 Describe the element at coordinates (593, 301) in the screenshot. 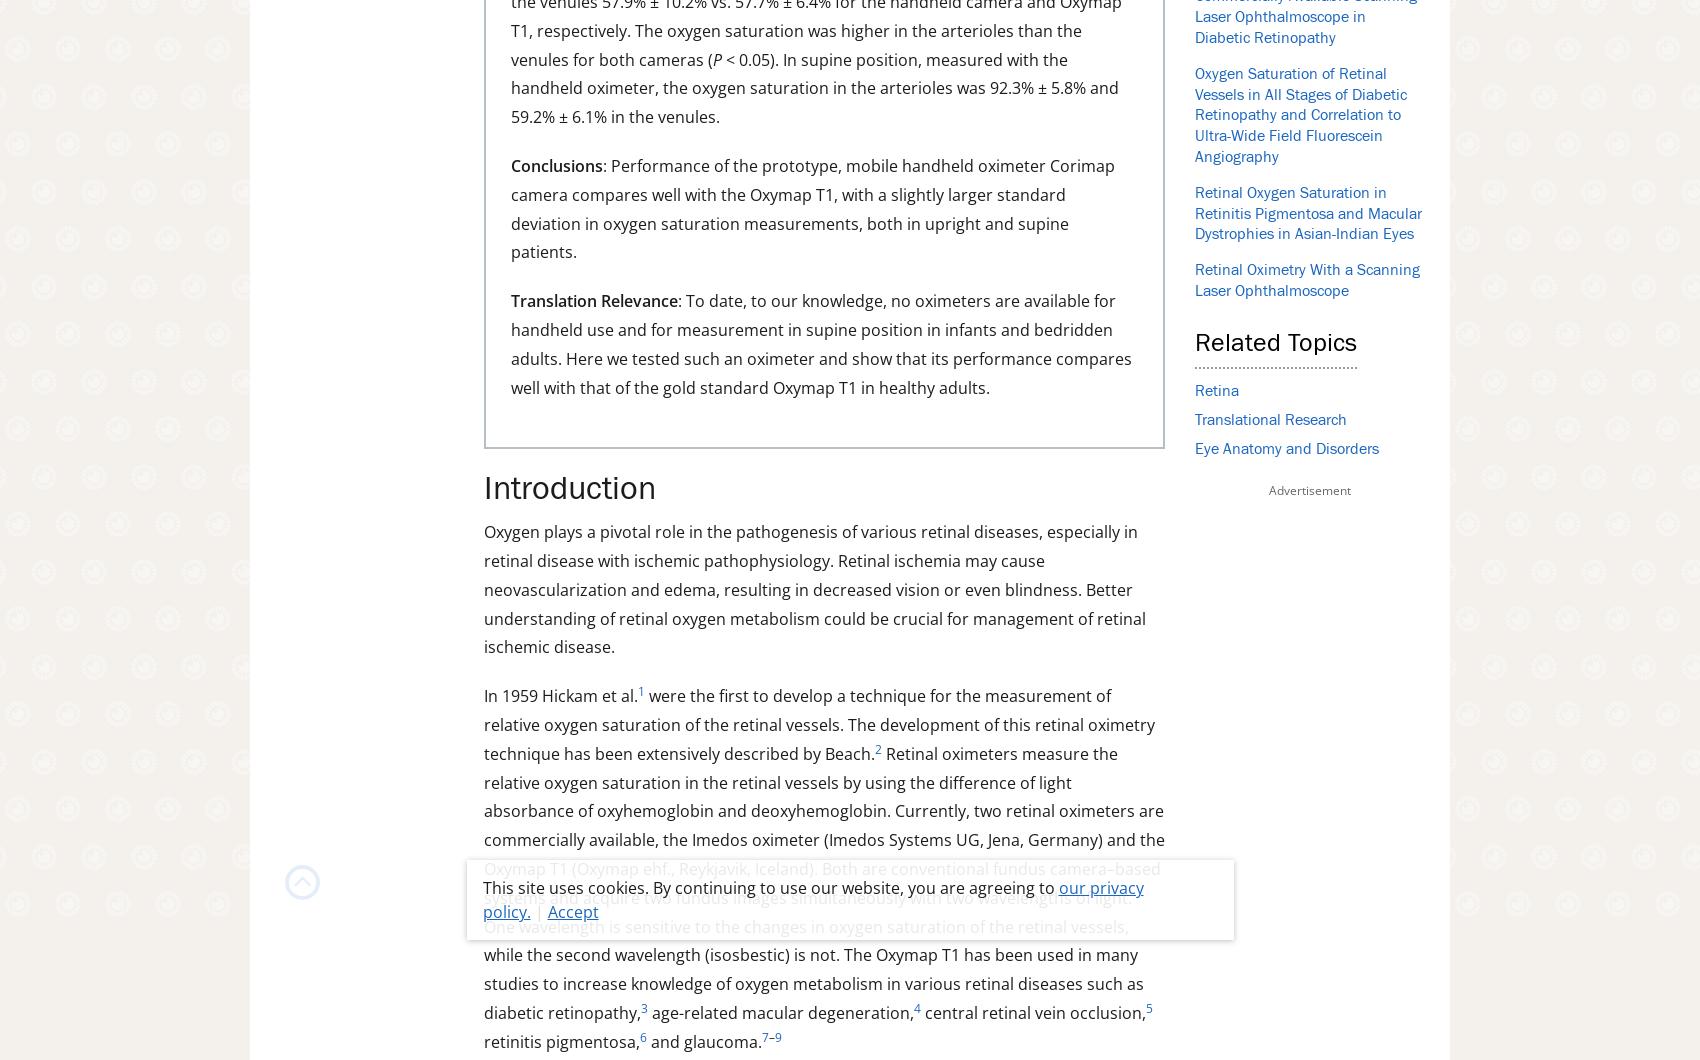

I see `'Translation Relevance'` at that location.